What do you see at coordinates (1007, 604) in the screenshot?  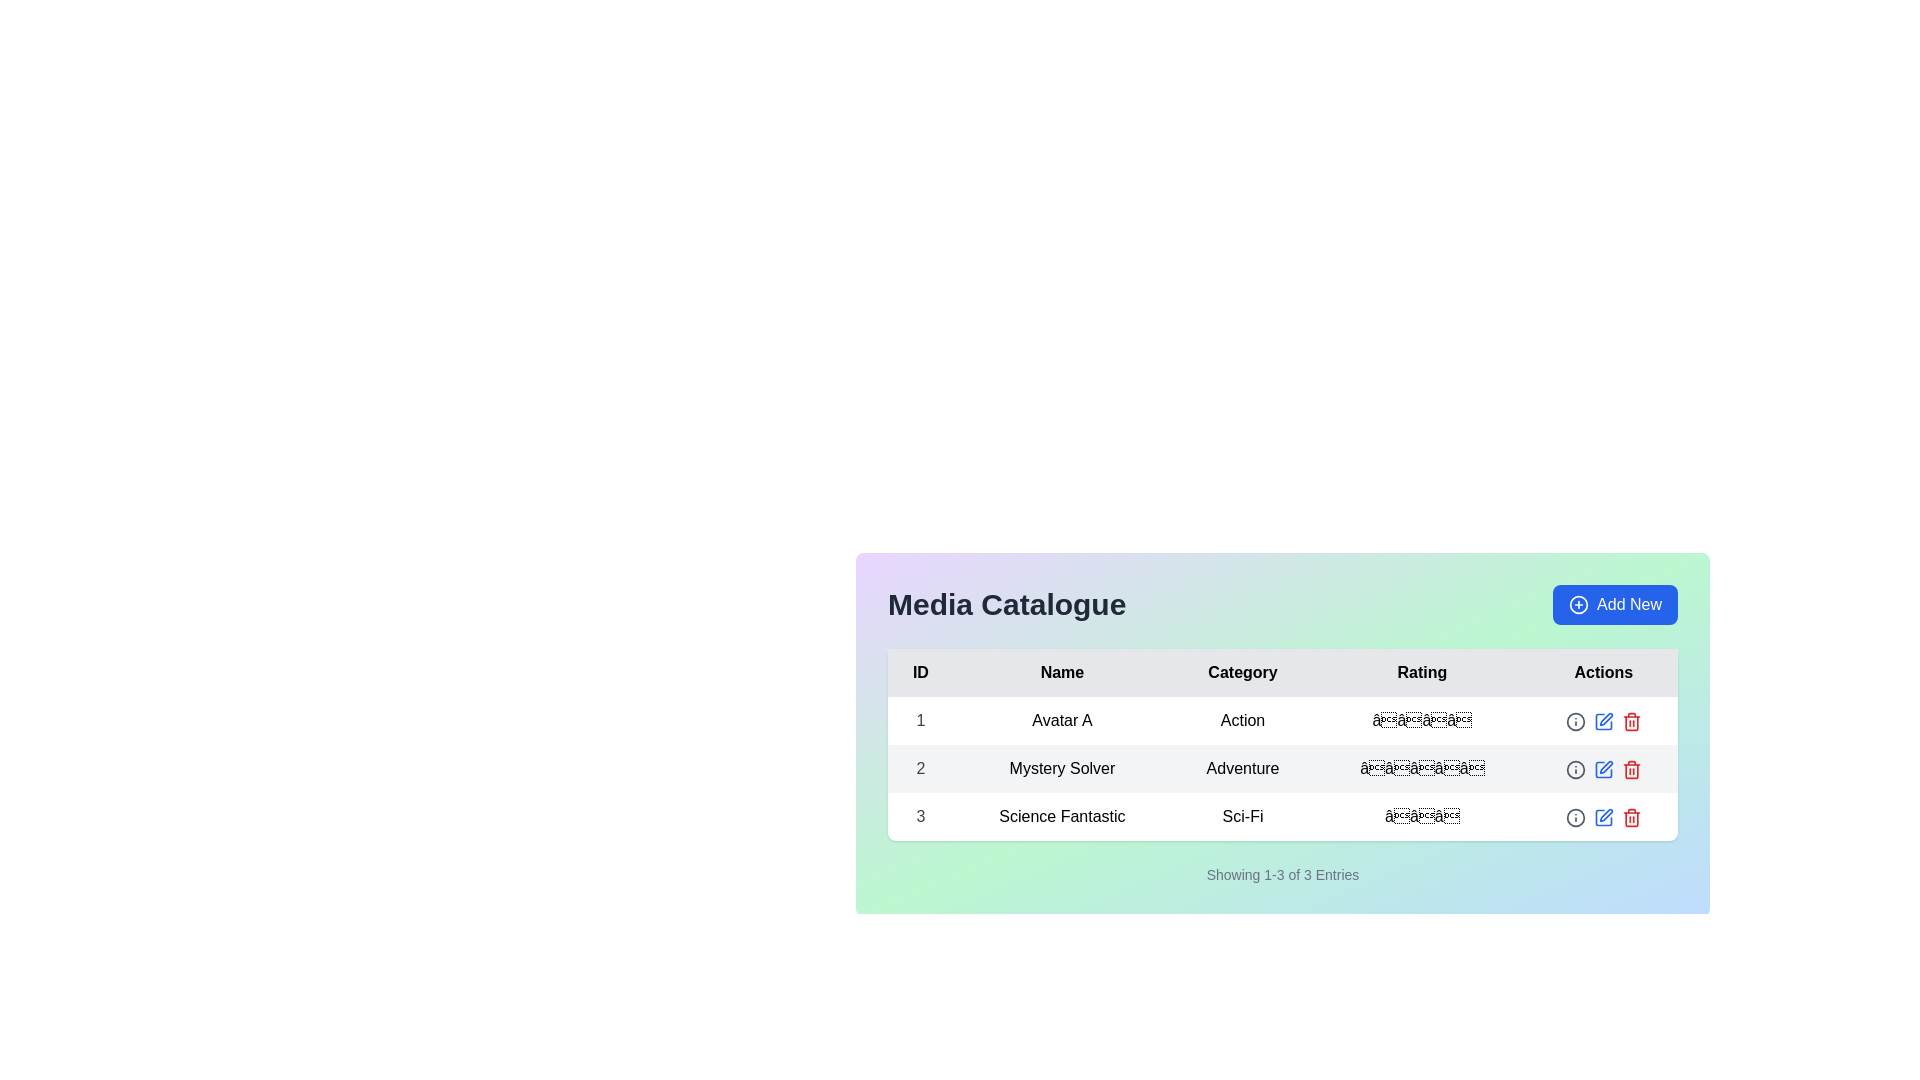 I see `the Text label that serves as the header title for the data table, indicating the category or context of the information presented below` at bounding box center [1007, 604].